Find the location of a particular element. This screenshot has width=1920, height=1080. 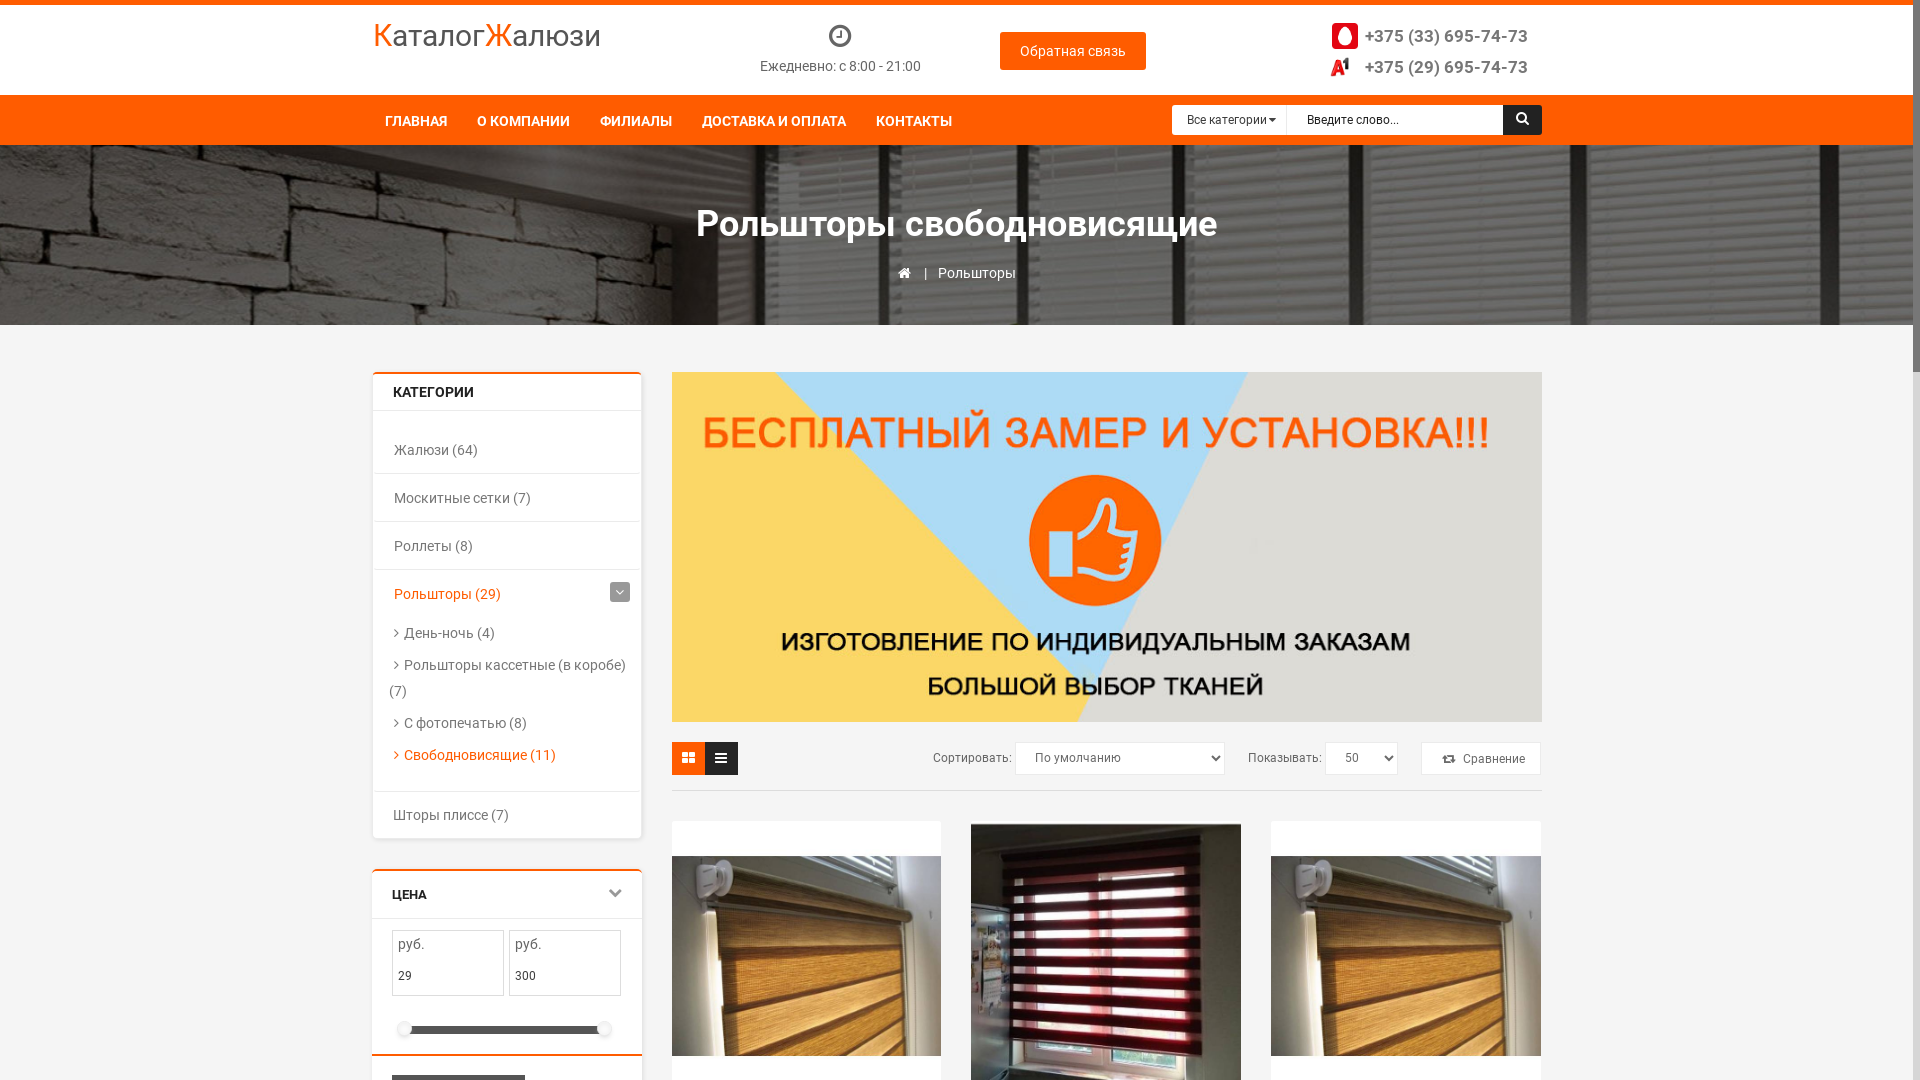

'+375 (33) 695-74-73' is located at coordinates (1425, 35).